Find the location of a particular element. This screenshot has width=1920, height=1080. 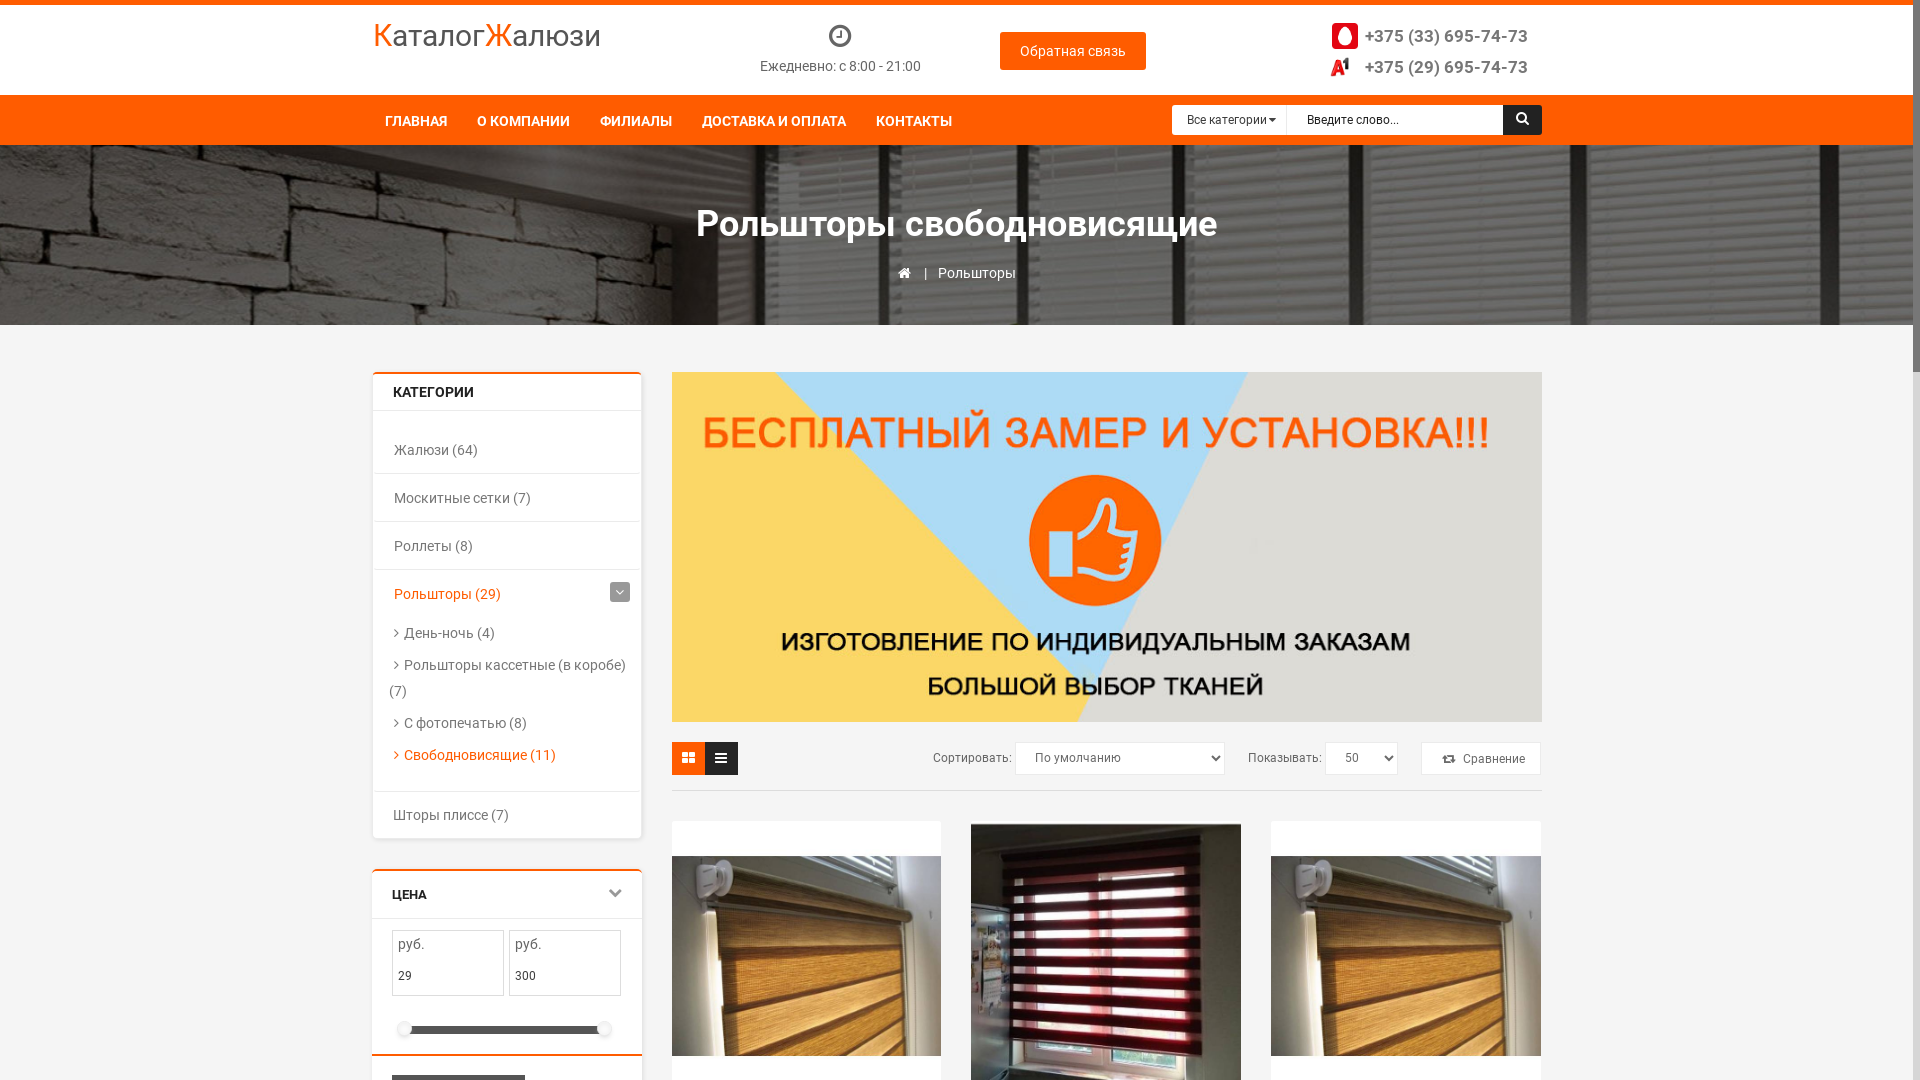

'+375 (33) 695-74-73' is located at coordinates (1425, 35).